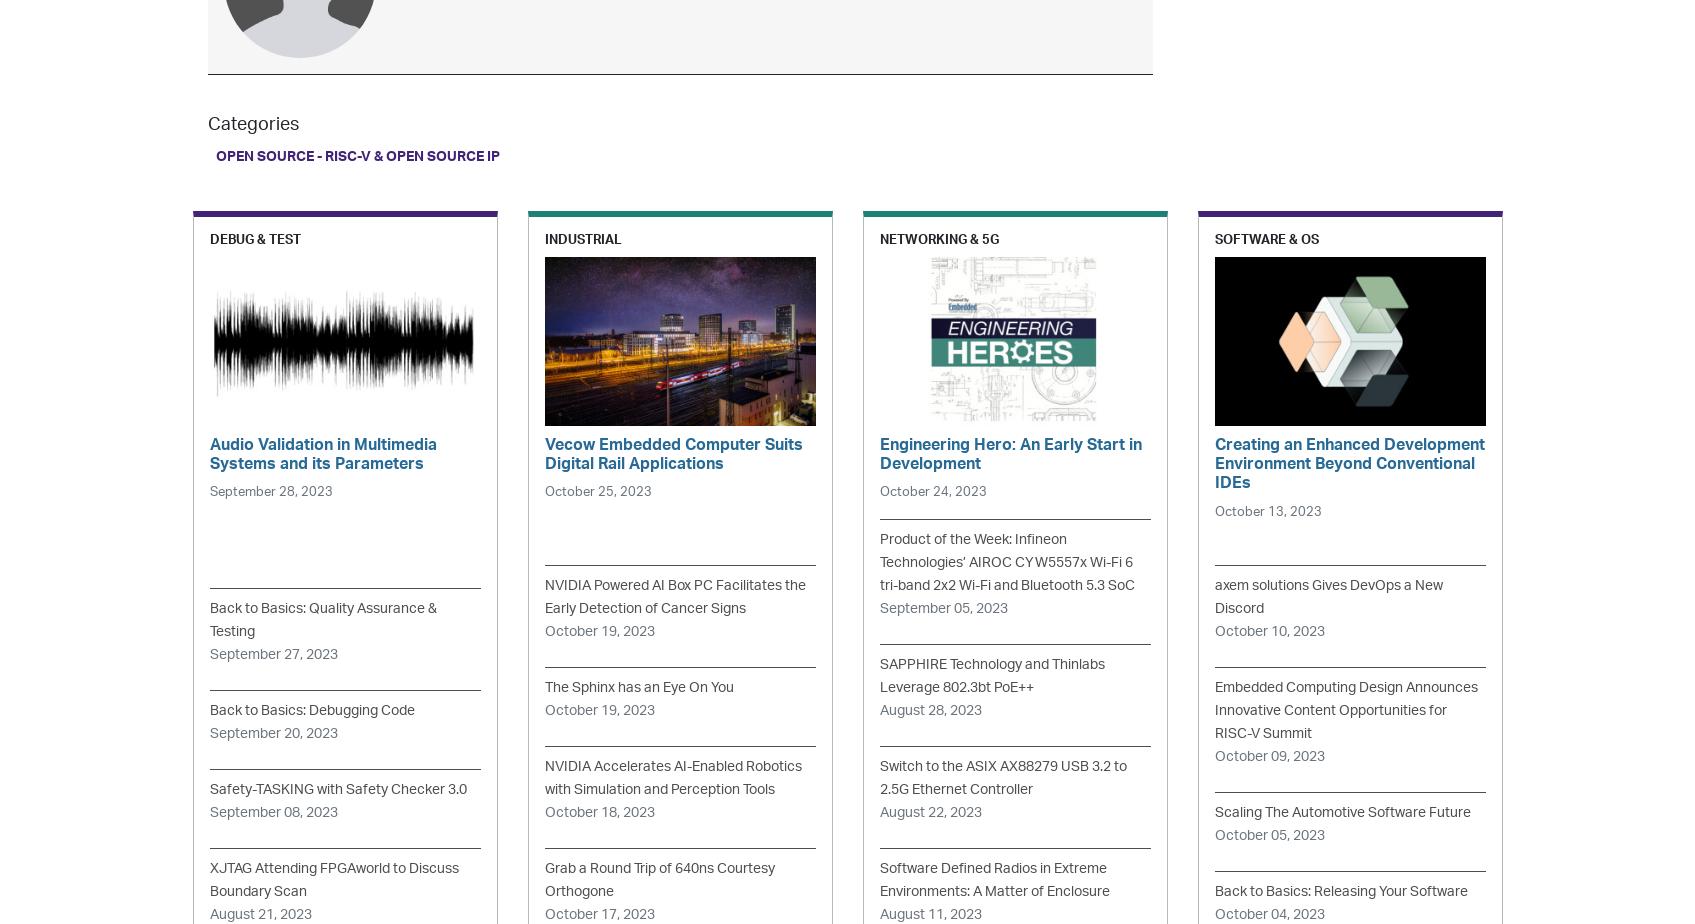 The width and height of the screenshot is (1695, 924). I want to click on 'Back to Basics: Quality Assurance & Testing', so click(322, 620).